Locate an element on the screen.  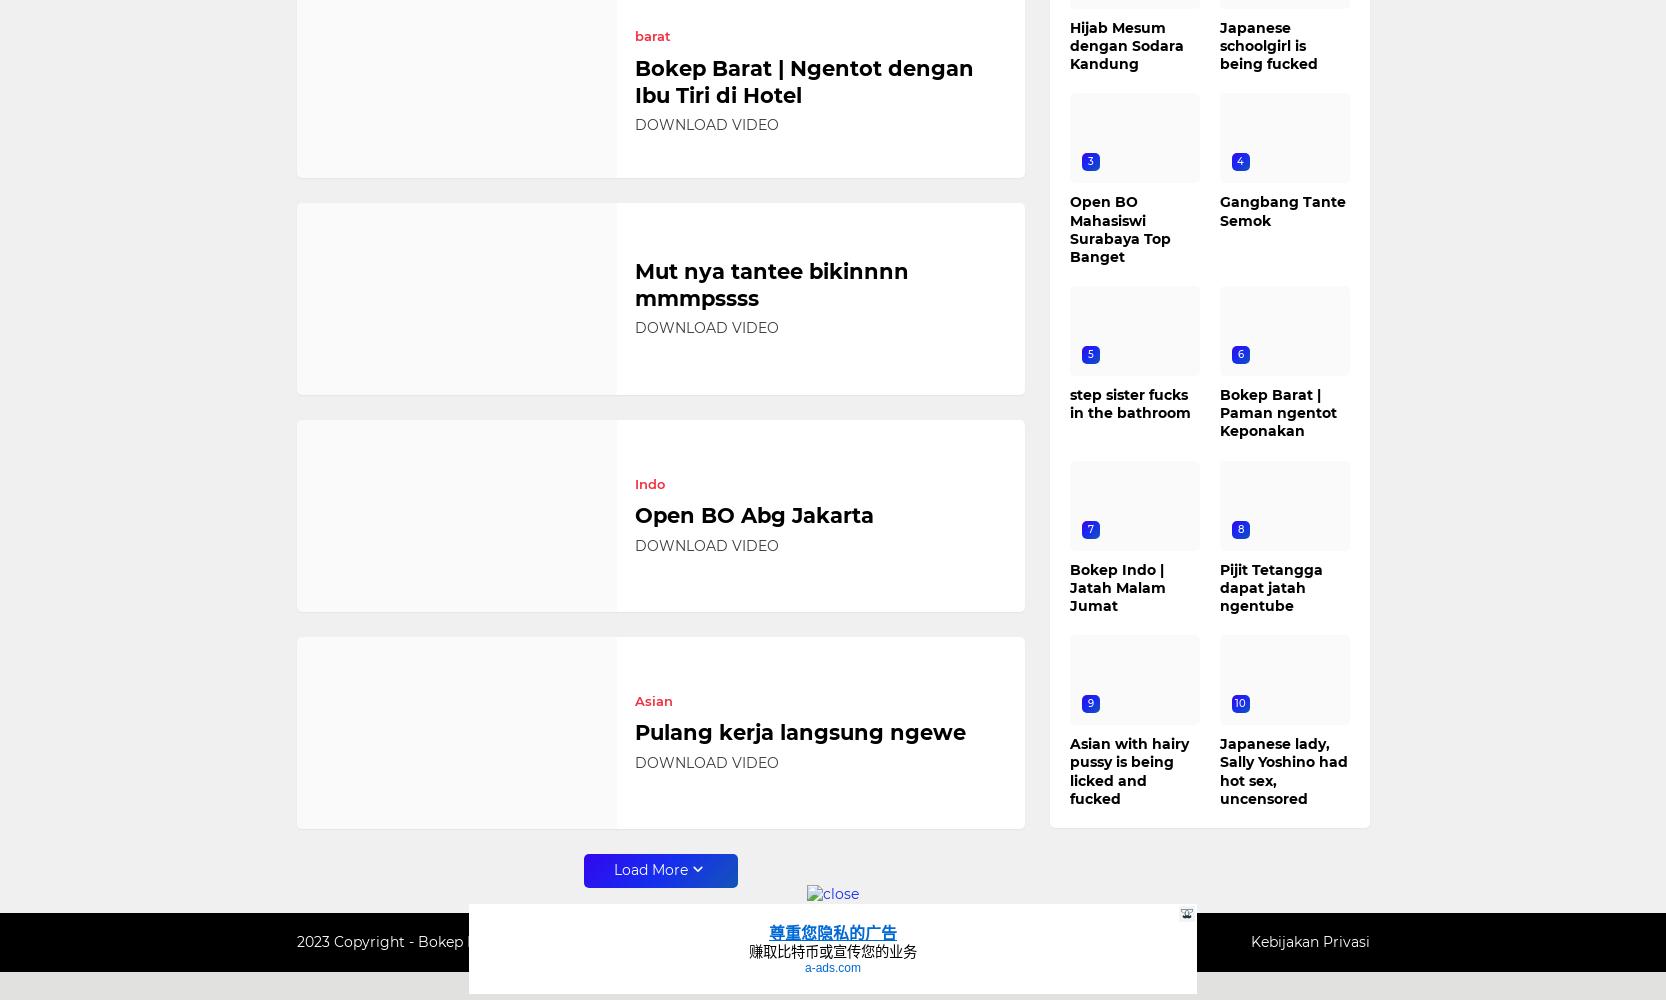
'Open BO Abg Jakarta' is located at coordinates (753, 515).